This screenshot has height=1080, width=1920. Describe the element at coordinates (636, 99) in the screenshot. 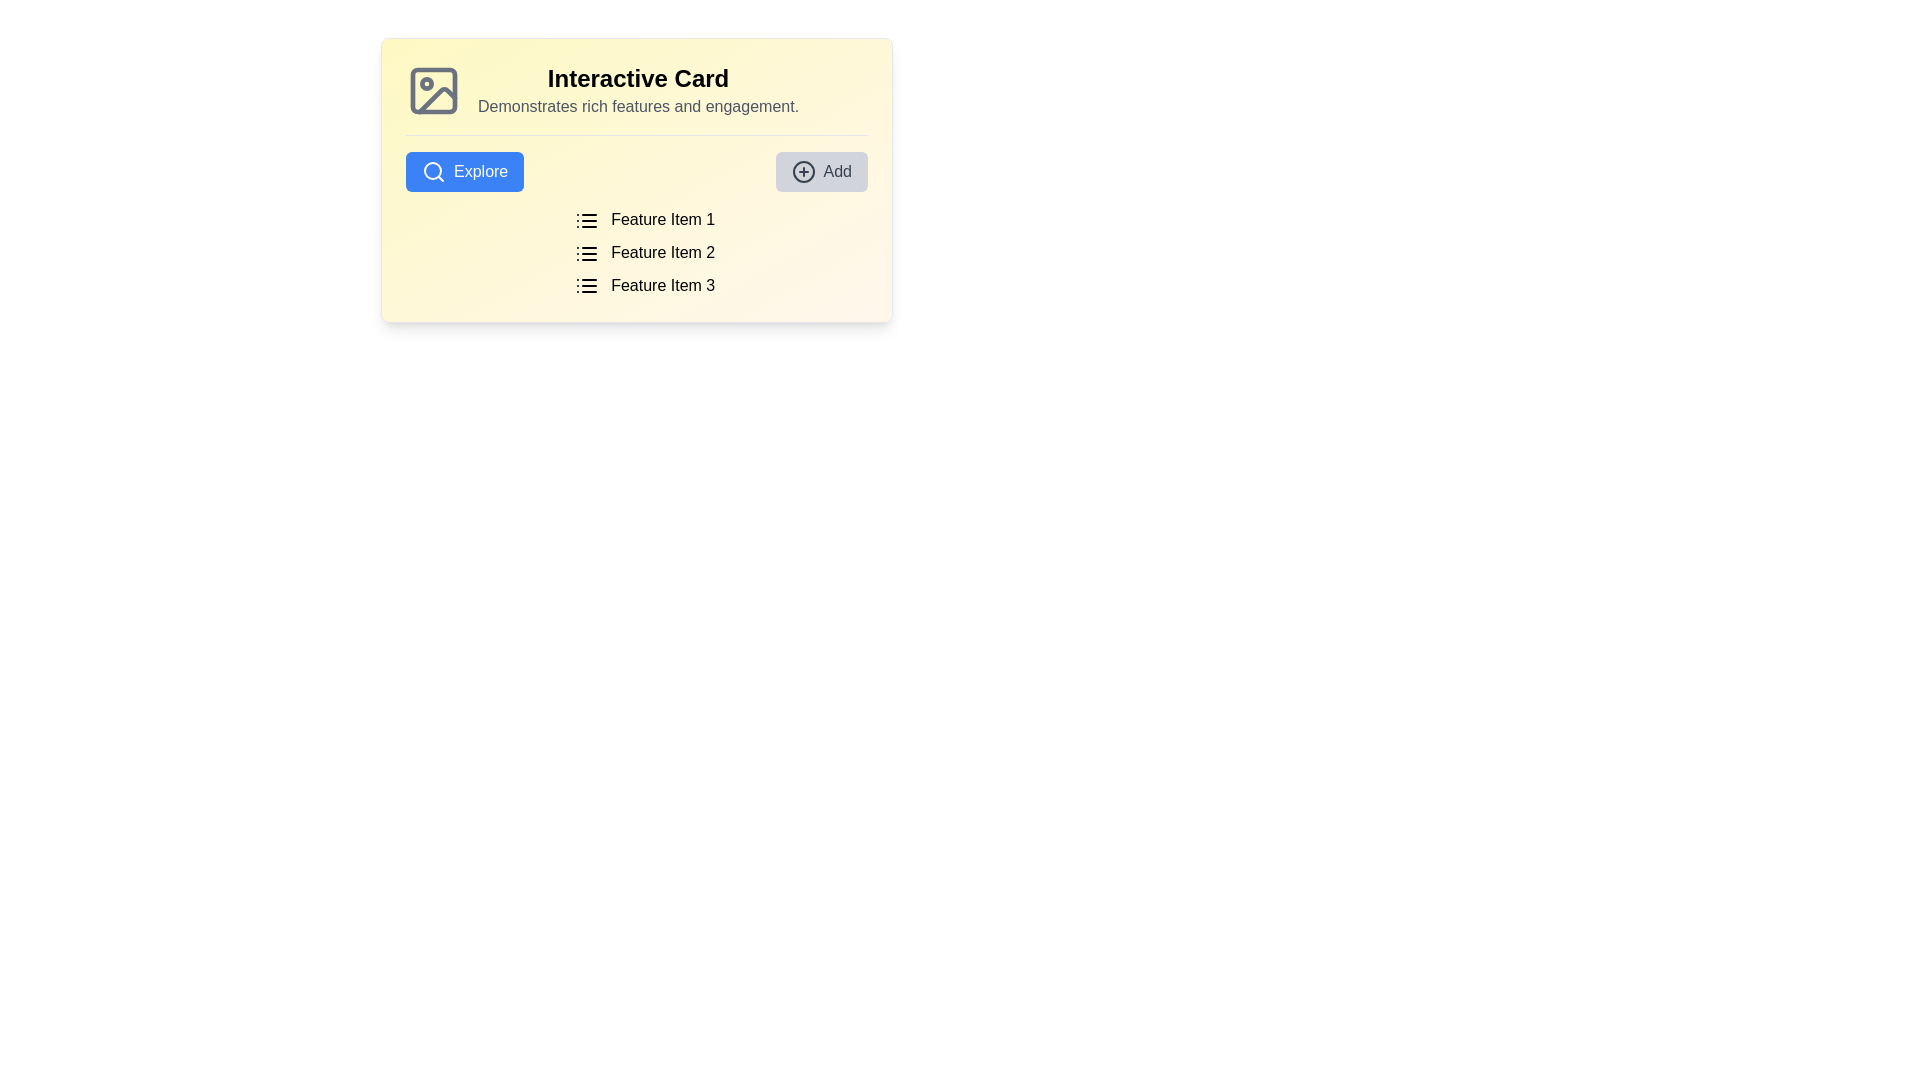

I see `the text block titled 'Interactive Card' which describes its rich features and engagement, located at the top of a card-like structure with a gradient background` at that location.